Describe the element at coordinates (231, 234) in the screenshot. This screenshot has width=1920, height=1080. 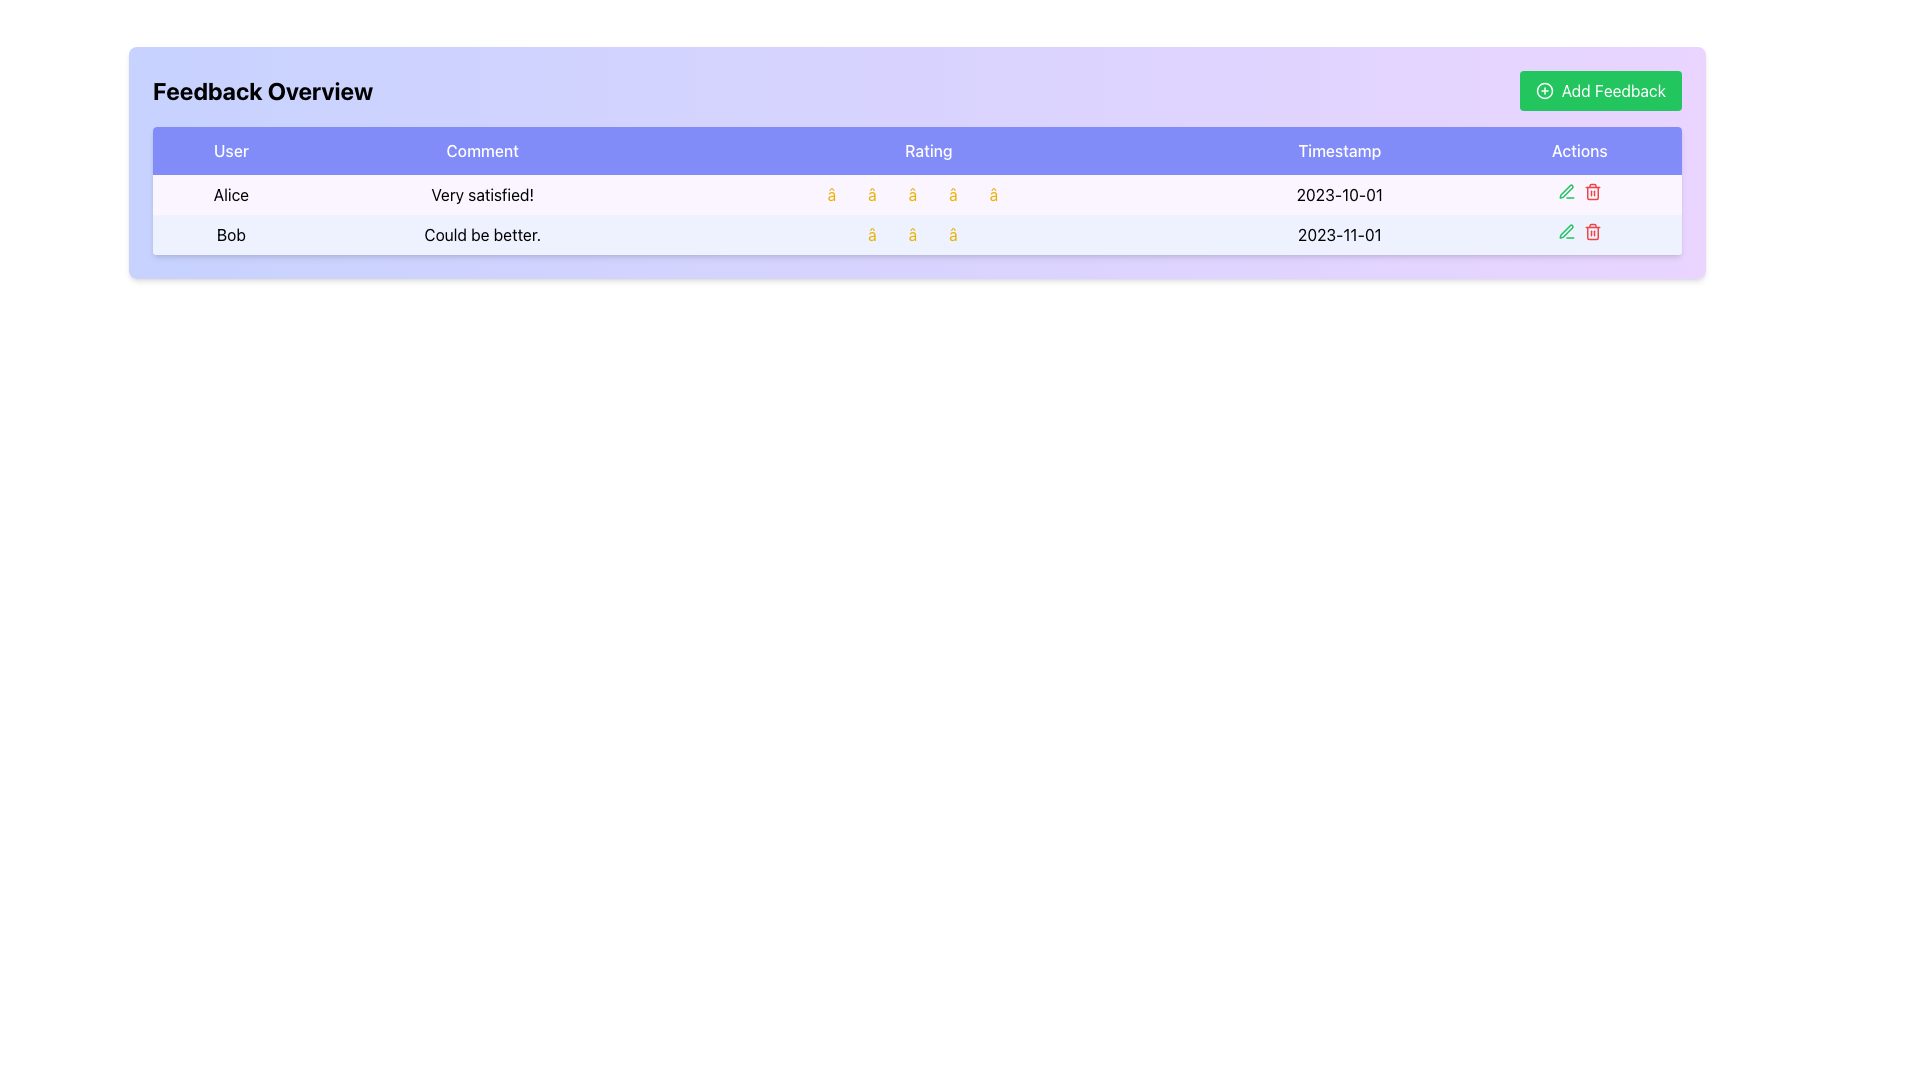
I see `displayed text from the text label that shows 'Bob' in bold style, located in the second row of the table under the 'User' column` at that location.